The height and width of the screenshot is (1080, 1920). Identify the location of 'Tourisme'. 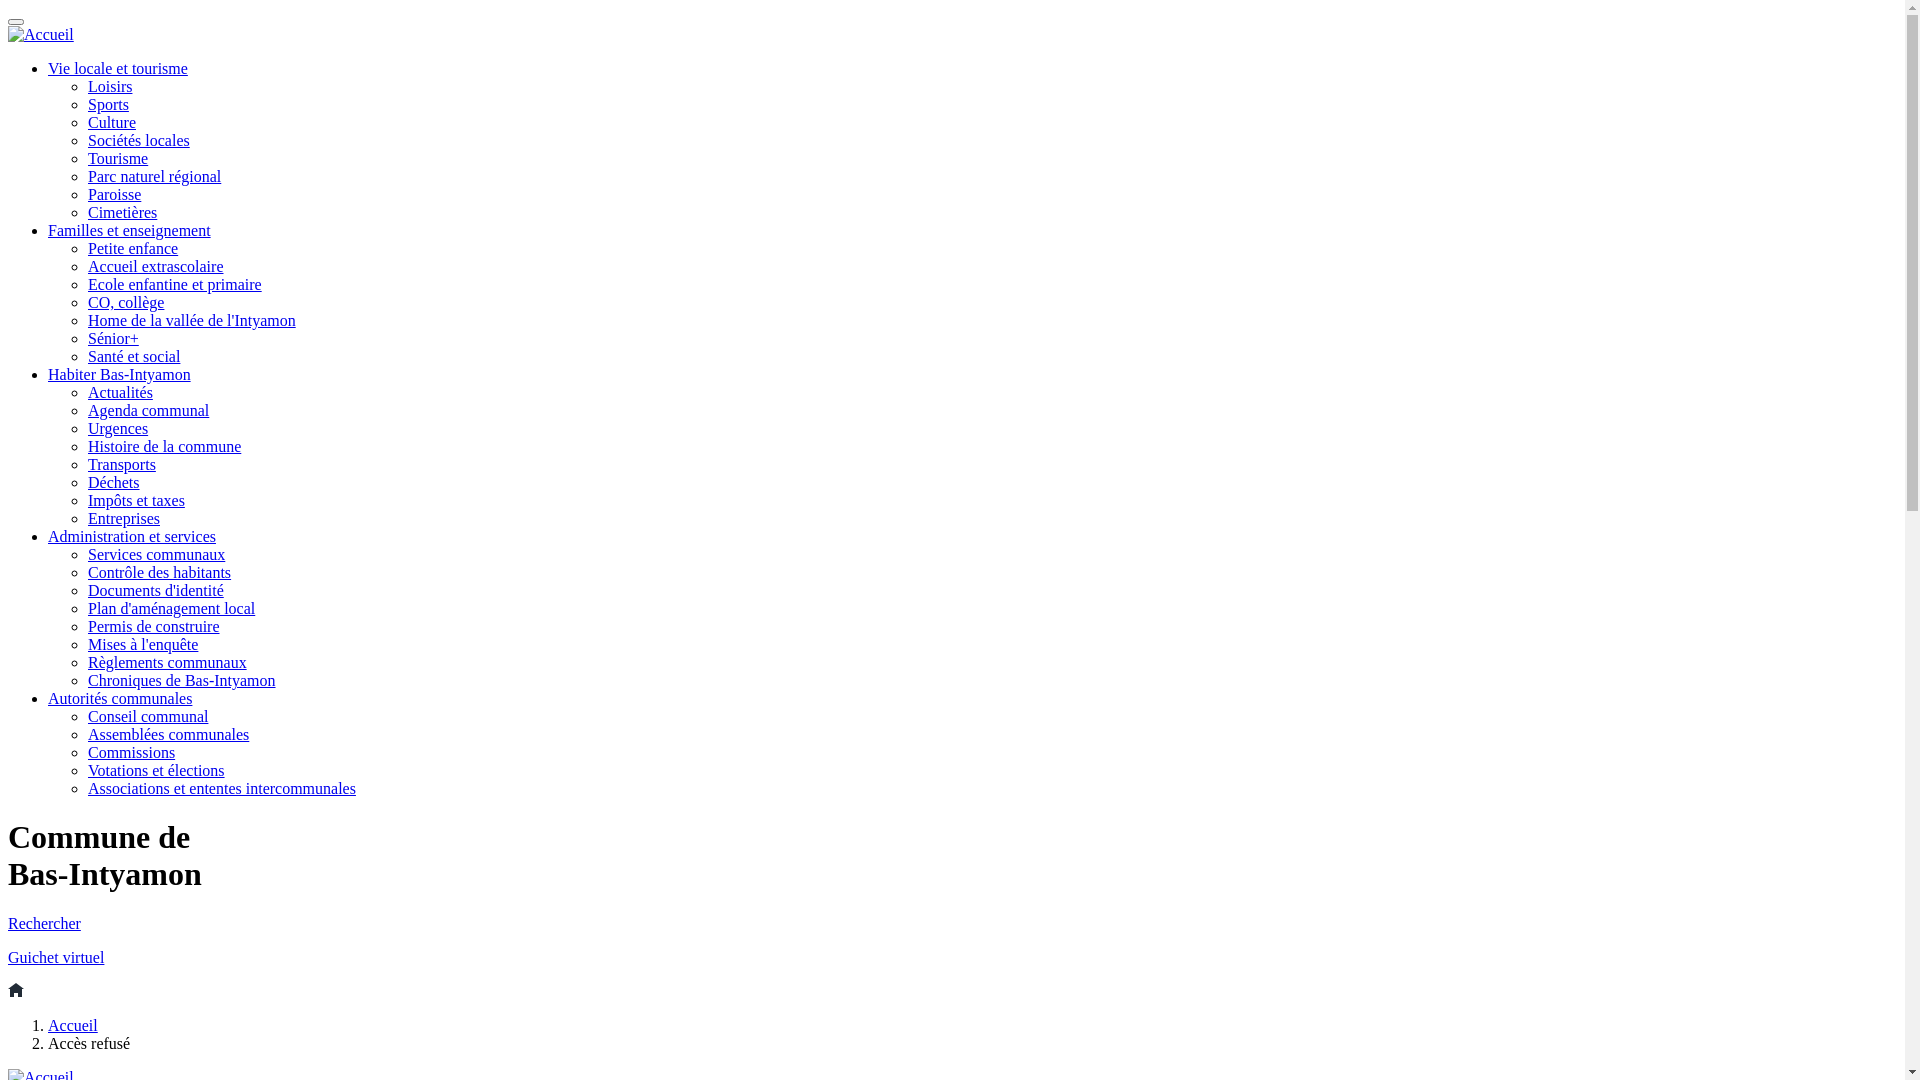
(117, 157).